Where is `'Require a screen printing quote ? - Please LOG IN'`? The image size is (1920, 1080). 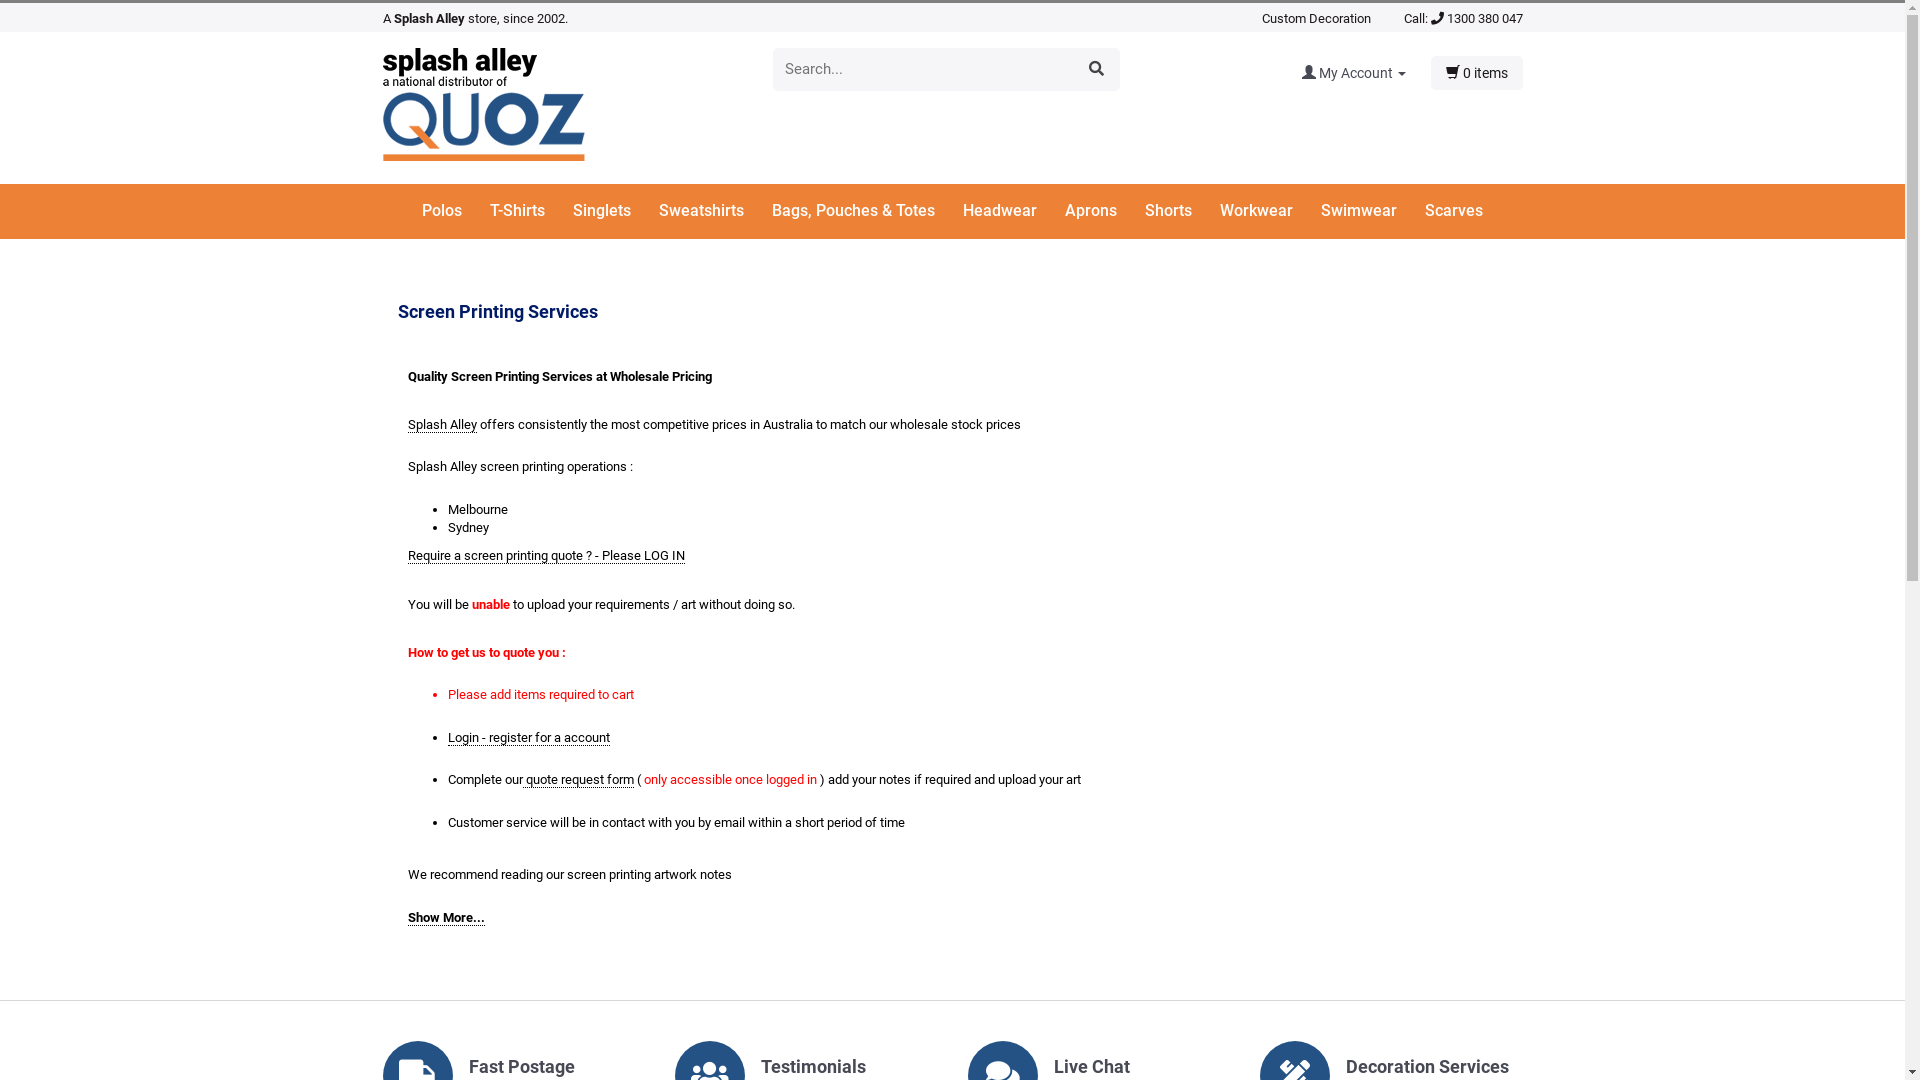
'Require a screen printing quote ? - Please LOG IN' is located at coordinates (407, 555).